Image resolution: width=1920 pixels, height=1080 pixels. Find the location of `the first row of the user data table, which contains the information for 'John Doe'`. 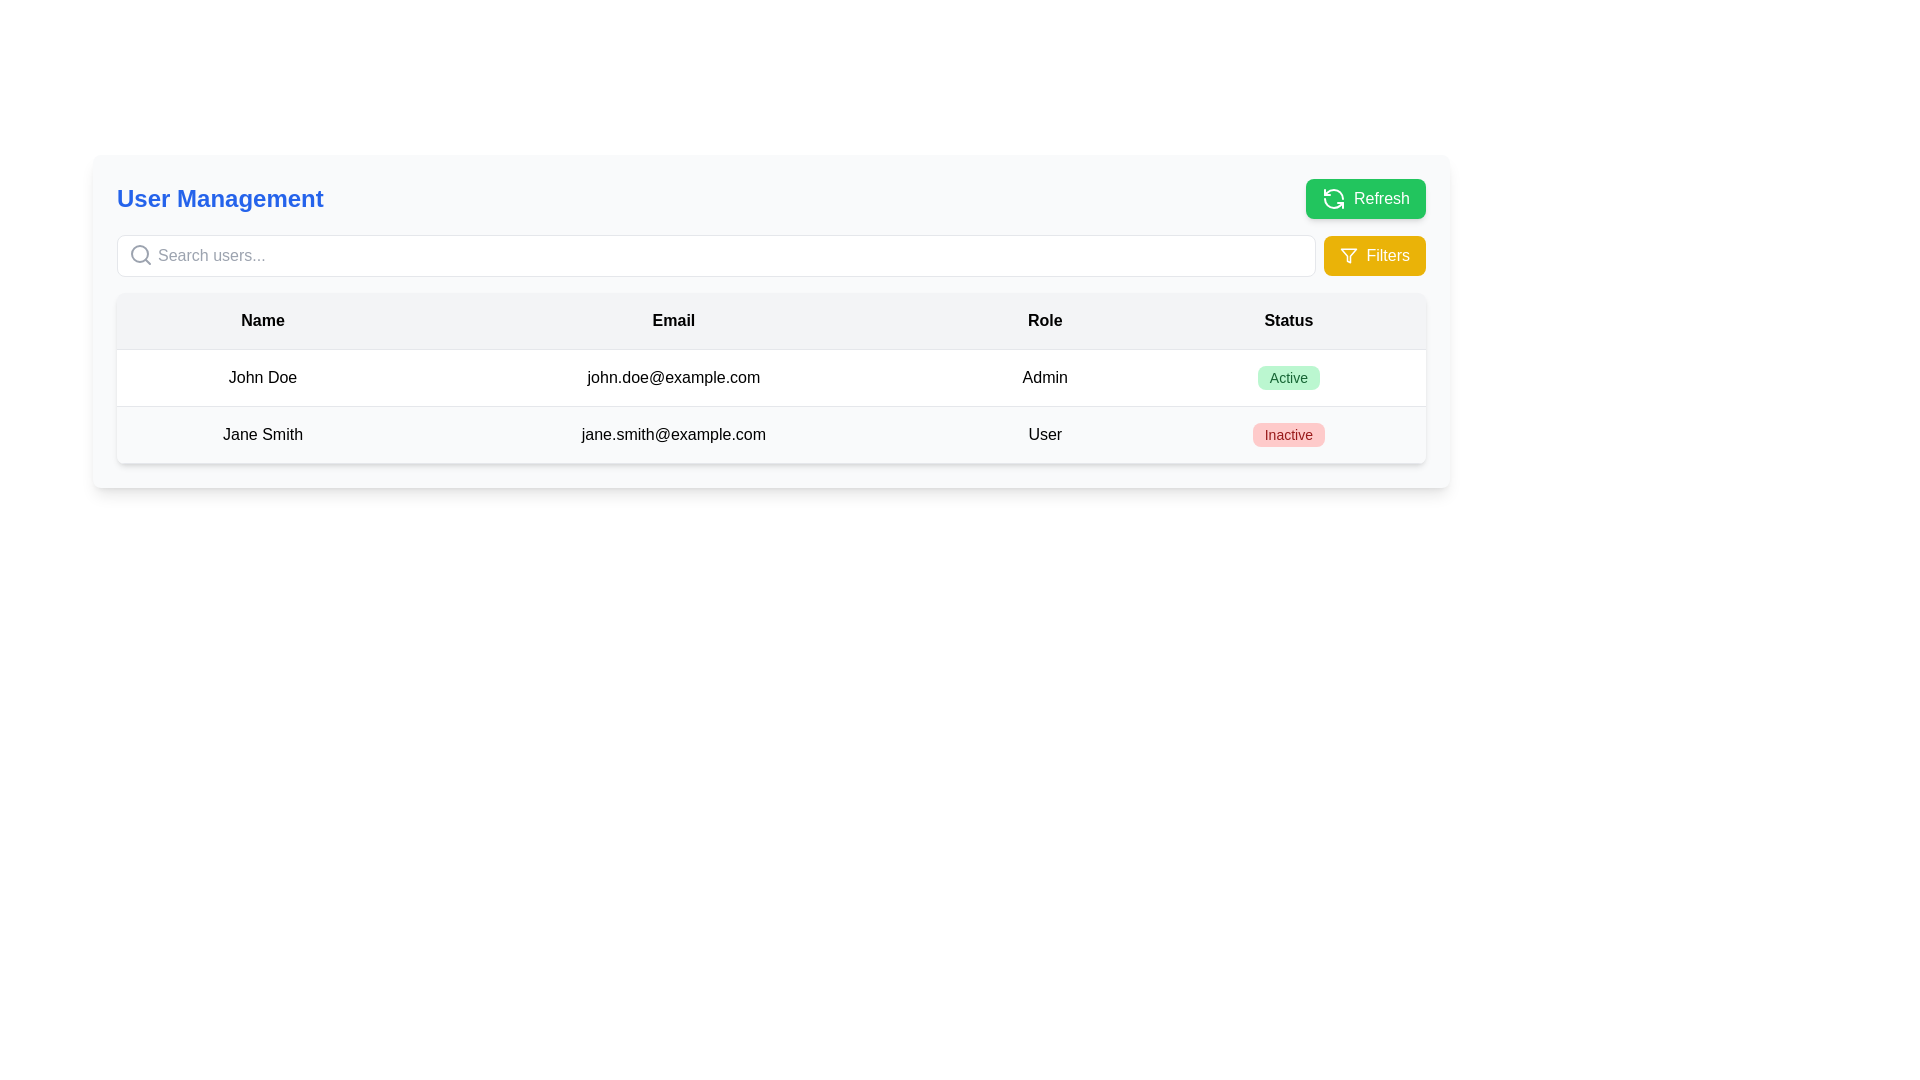

the first row of the user data table, which contains the information for 'John Doe' is located at coordinates (770, 378).